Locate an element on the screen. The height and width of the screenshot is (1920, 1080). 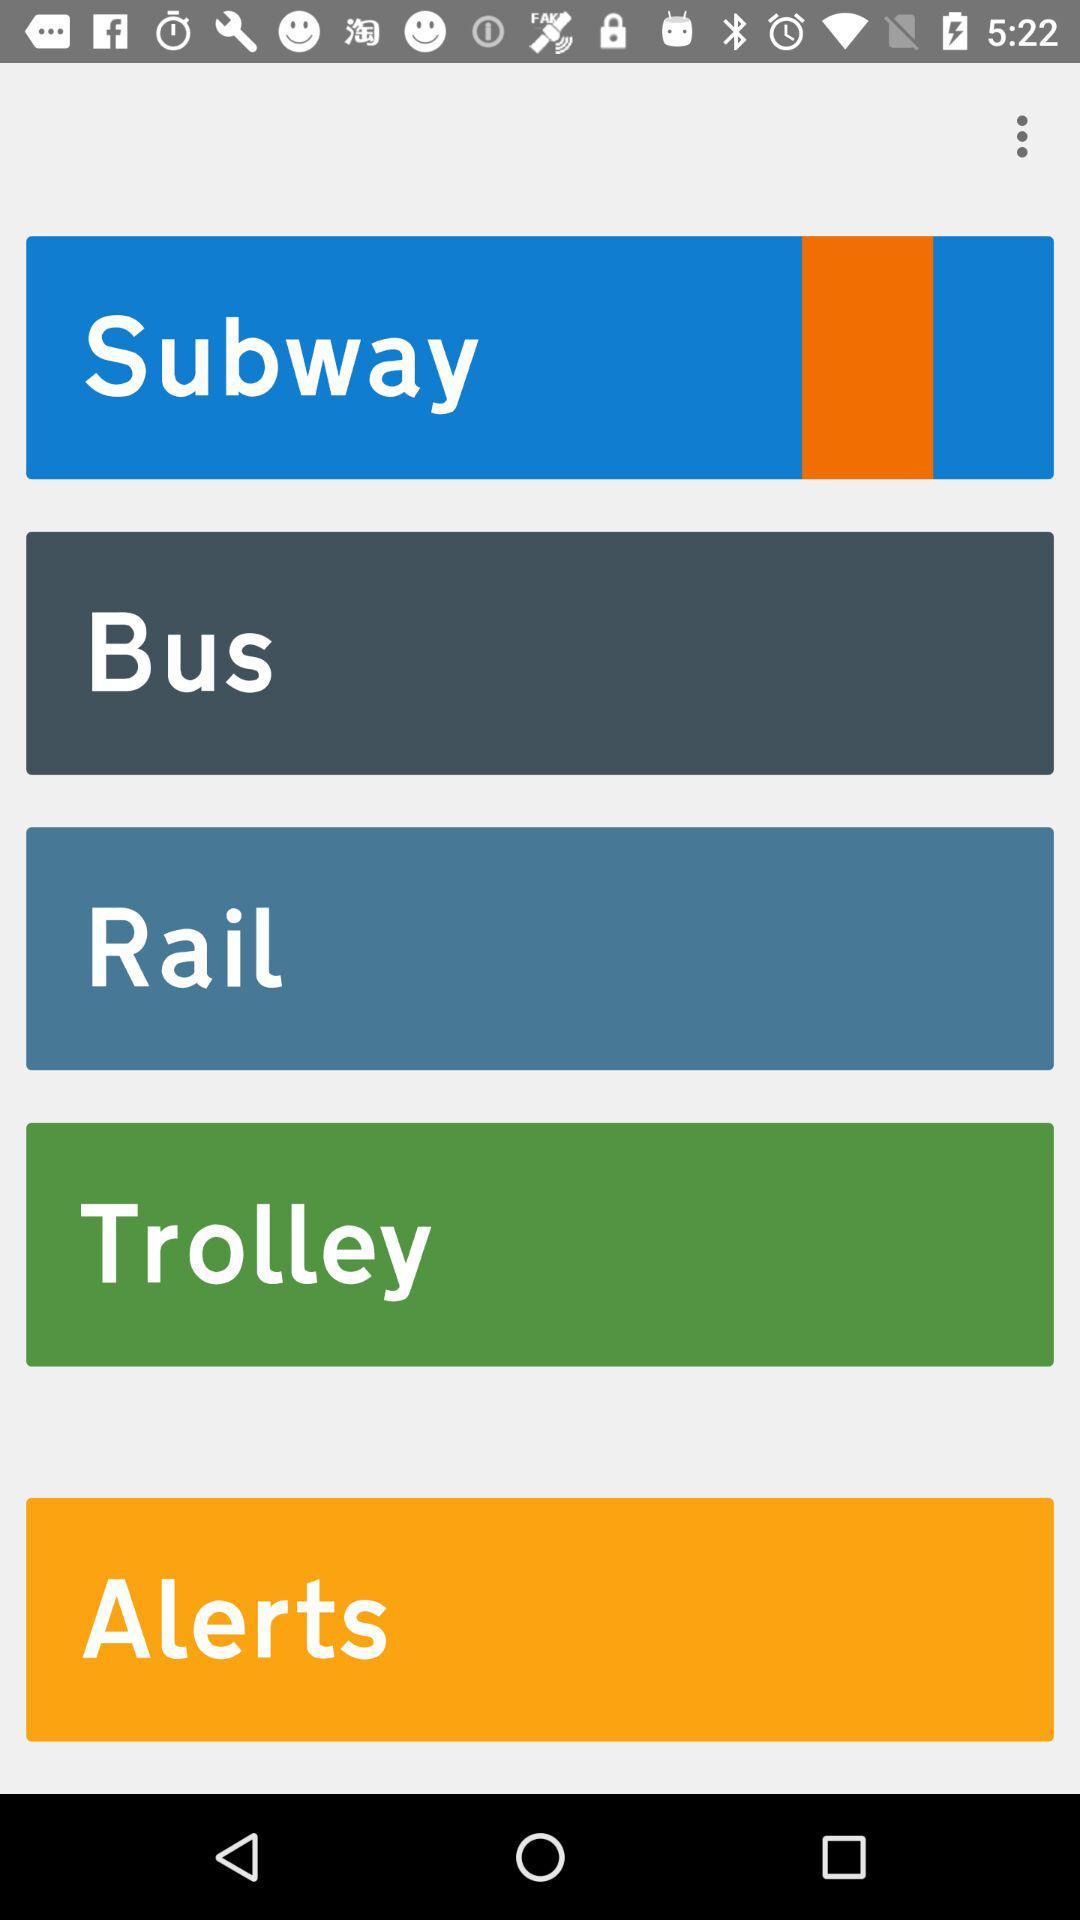
the subway icon is located at coordinates (540, 357).